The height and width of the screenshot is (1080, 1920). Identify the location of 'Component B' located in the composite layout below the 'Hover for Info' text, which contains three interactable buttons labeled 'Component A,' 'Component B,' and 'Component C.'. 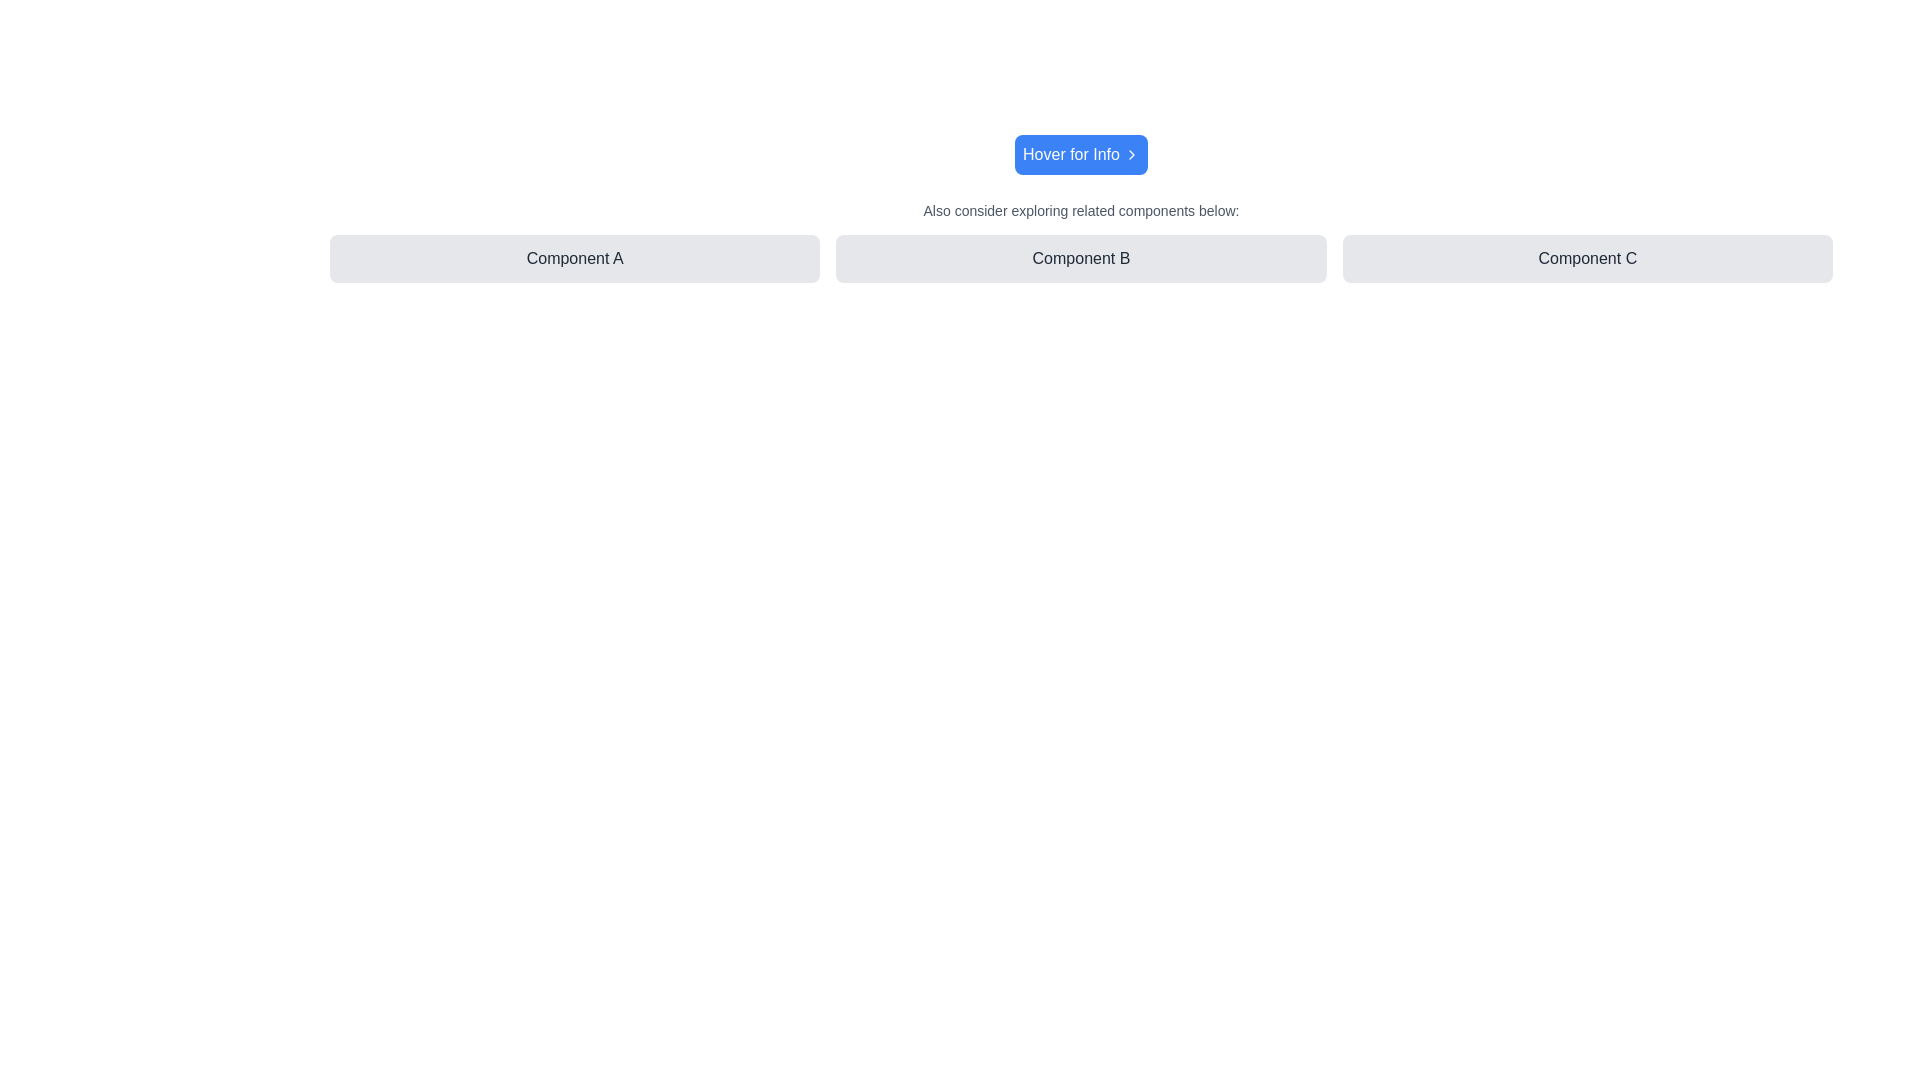
(1080, 239).